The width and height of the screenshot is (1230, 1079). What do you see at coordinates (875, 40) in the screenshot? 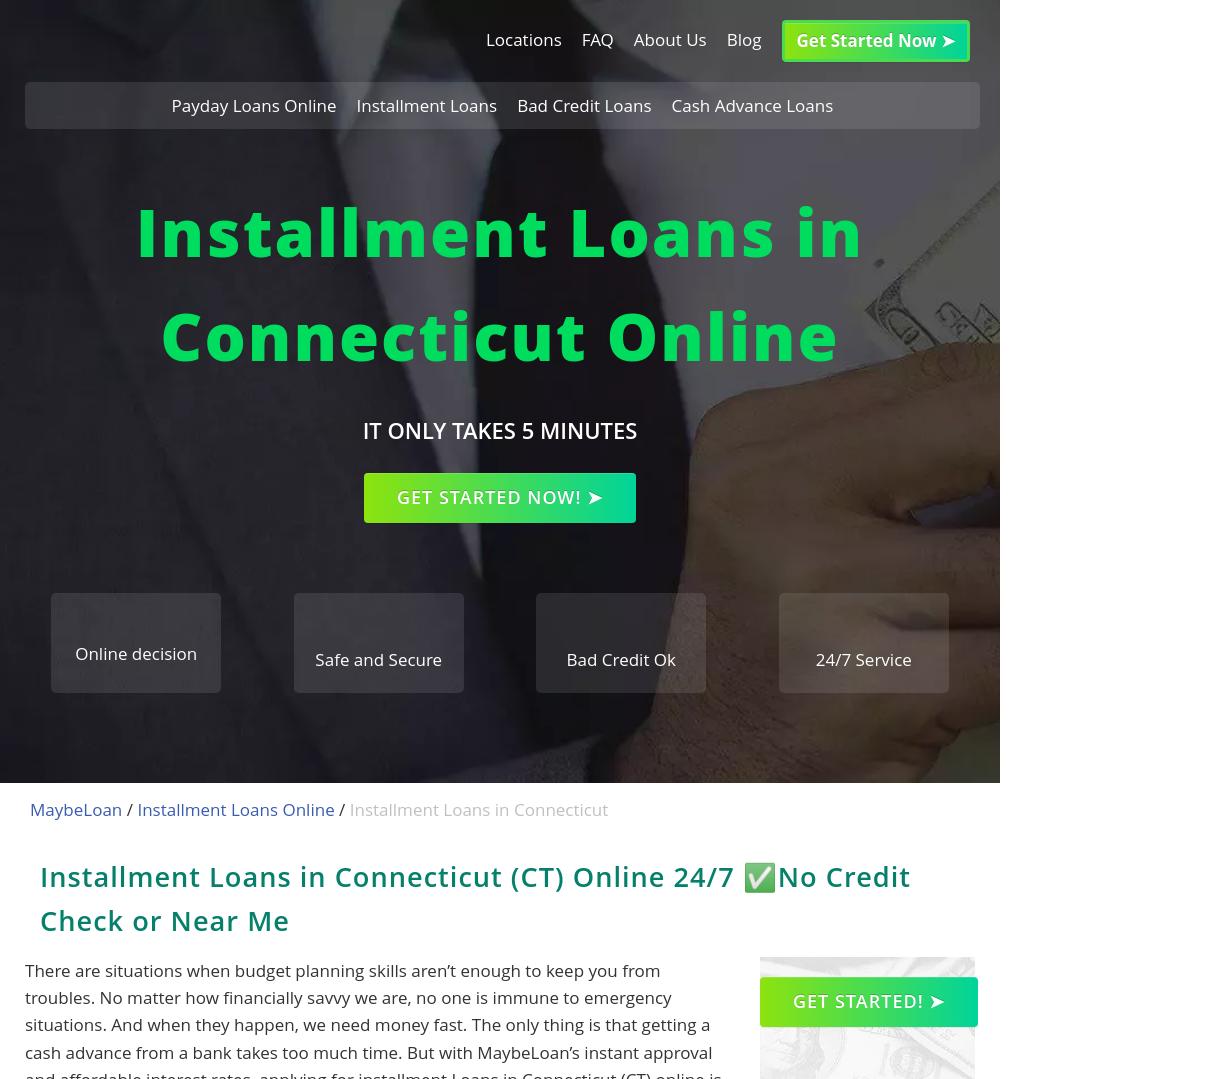
I see `'Get Started Now ➤'` at bounding box center [875, 40].